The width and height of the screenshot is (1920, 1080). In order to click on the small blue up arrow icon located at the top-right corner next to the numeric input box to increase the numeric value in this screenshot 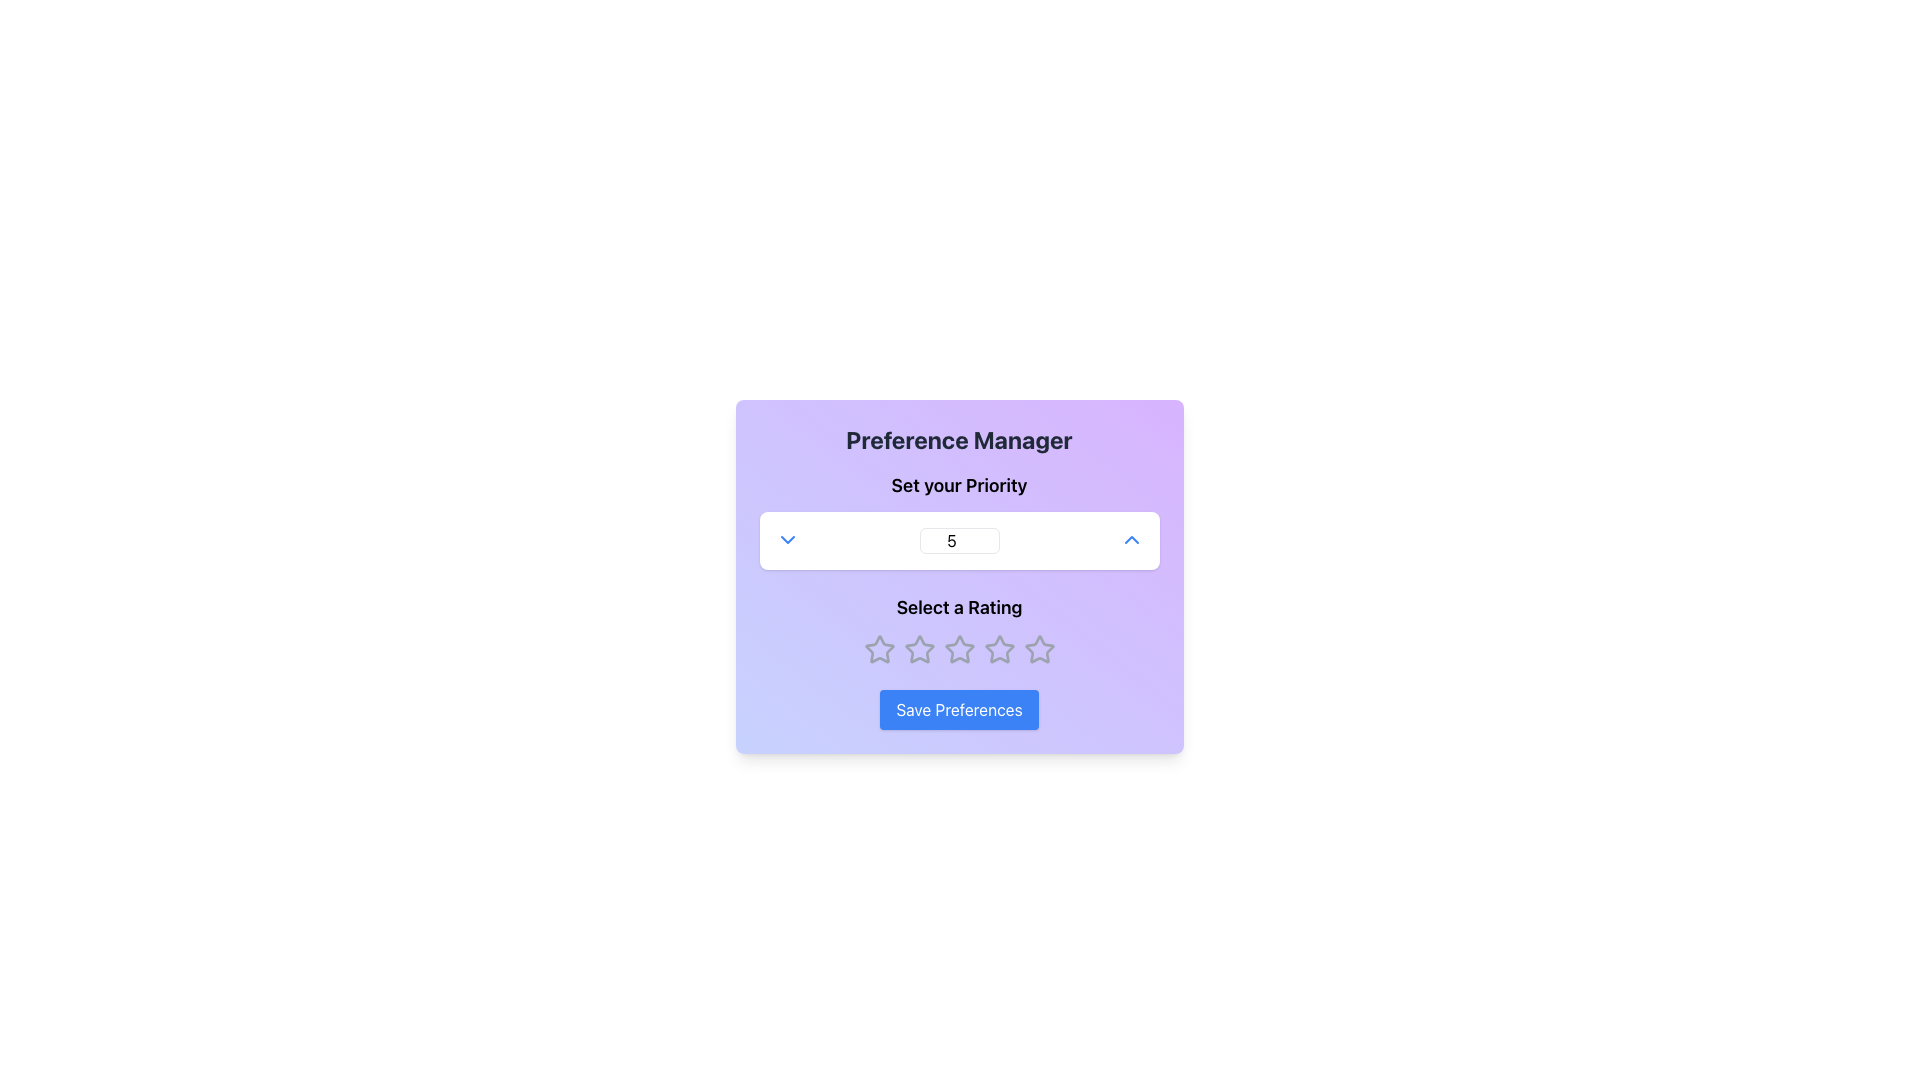, I will do `click(1131, 540)`.